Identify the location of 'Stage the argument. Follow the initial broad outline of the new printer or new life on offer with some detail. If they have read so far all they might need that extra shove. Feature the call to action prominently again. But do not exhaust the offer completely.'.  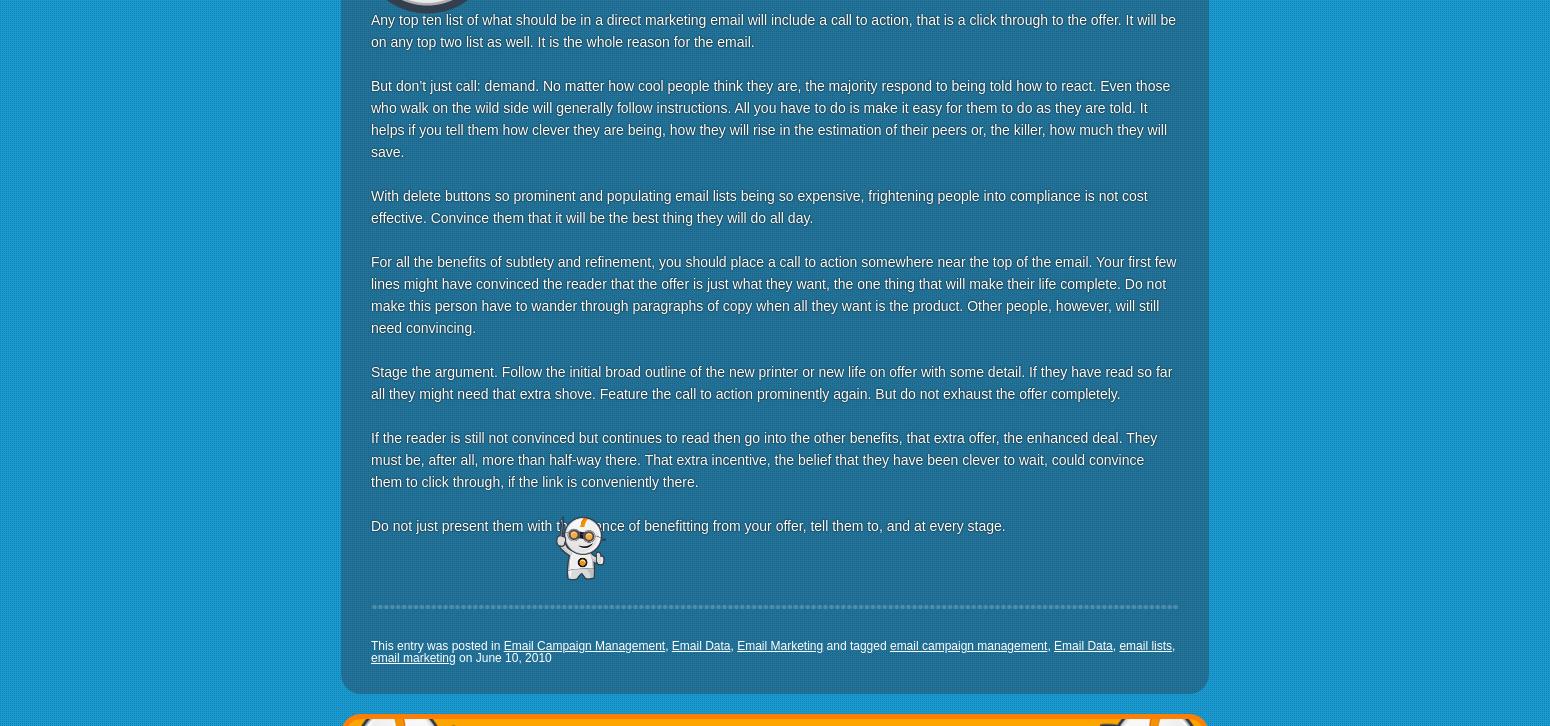
(771, 382).